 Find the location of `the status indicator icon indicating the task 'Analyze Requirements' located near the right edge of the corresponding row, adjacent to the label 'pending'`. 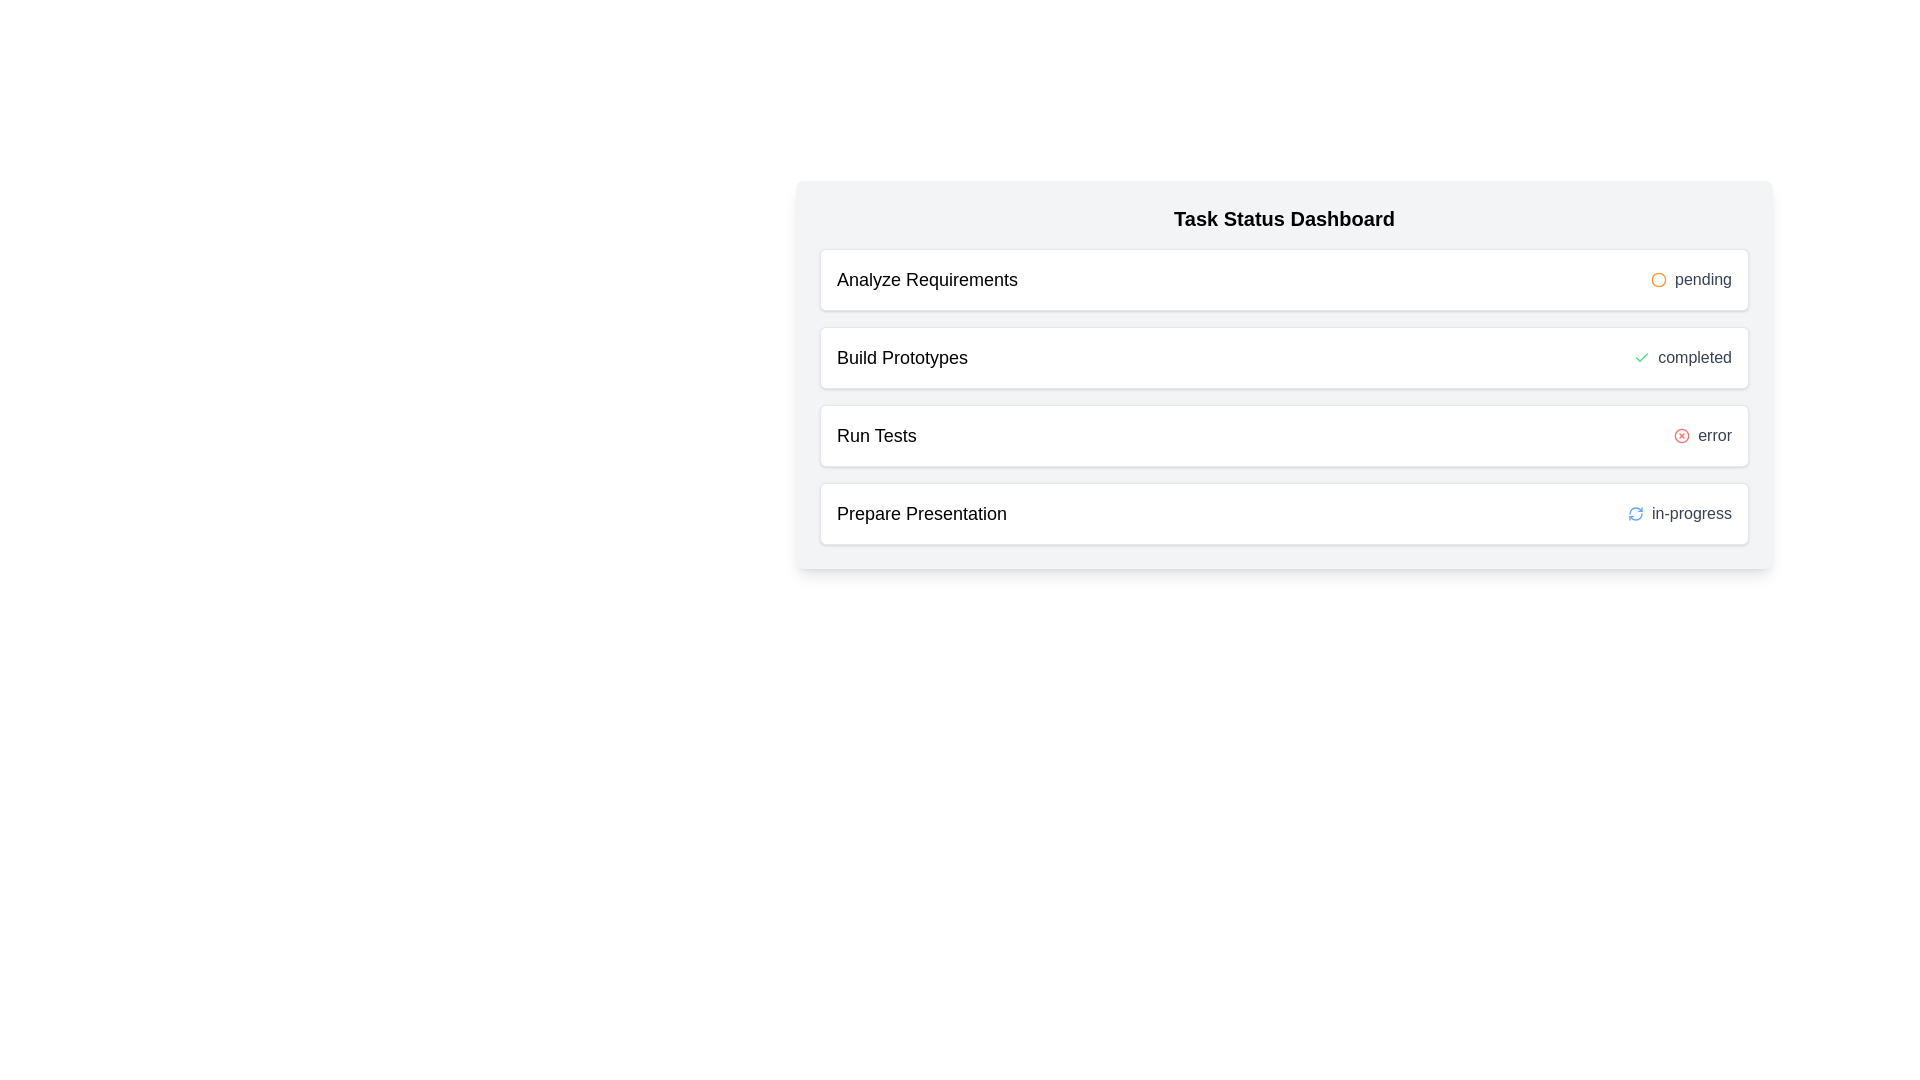

the status indicator icon indicating the task 'Analyze Requirements' located near the right edge of the corresponding row, adjacent to the label 'pending' is located at coordinates (1659, 280).